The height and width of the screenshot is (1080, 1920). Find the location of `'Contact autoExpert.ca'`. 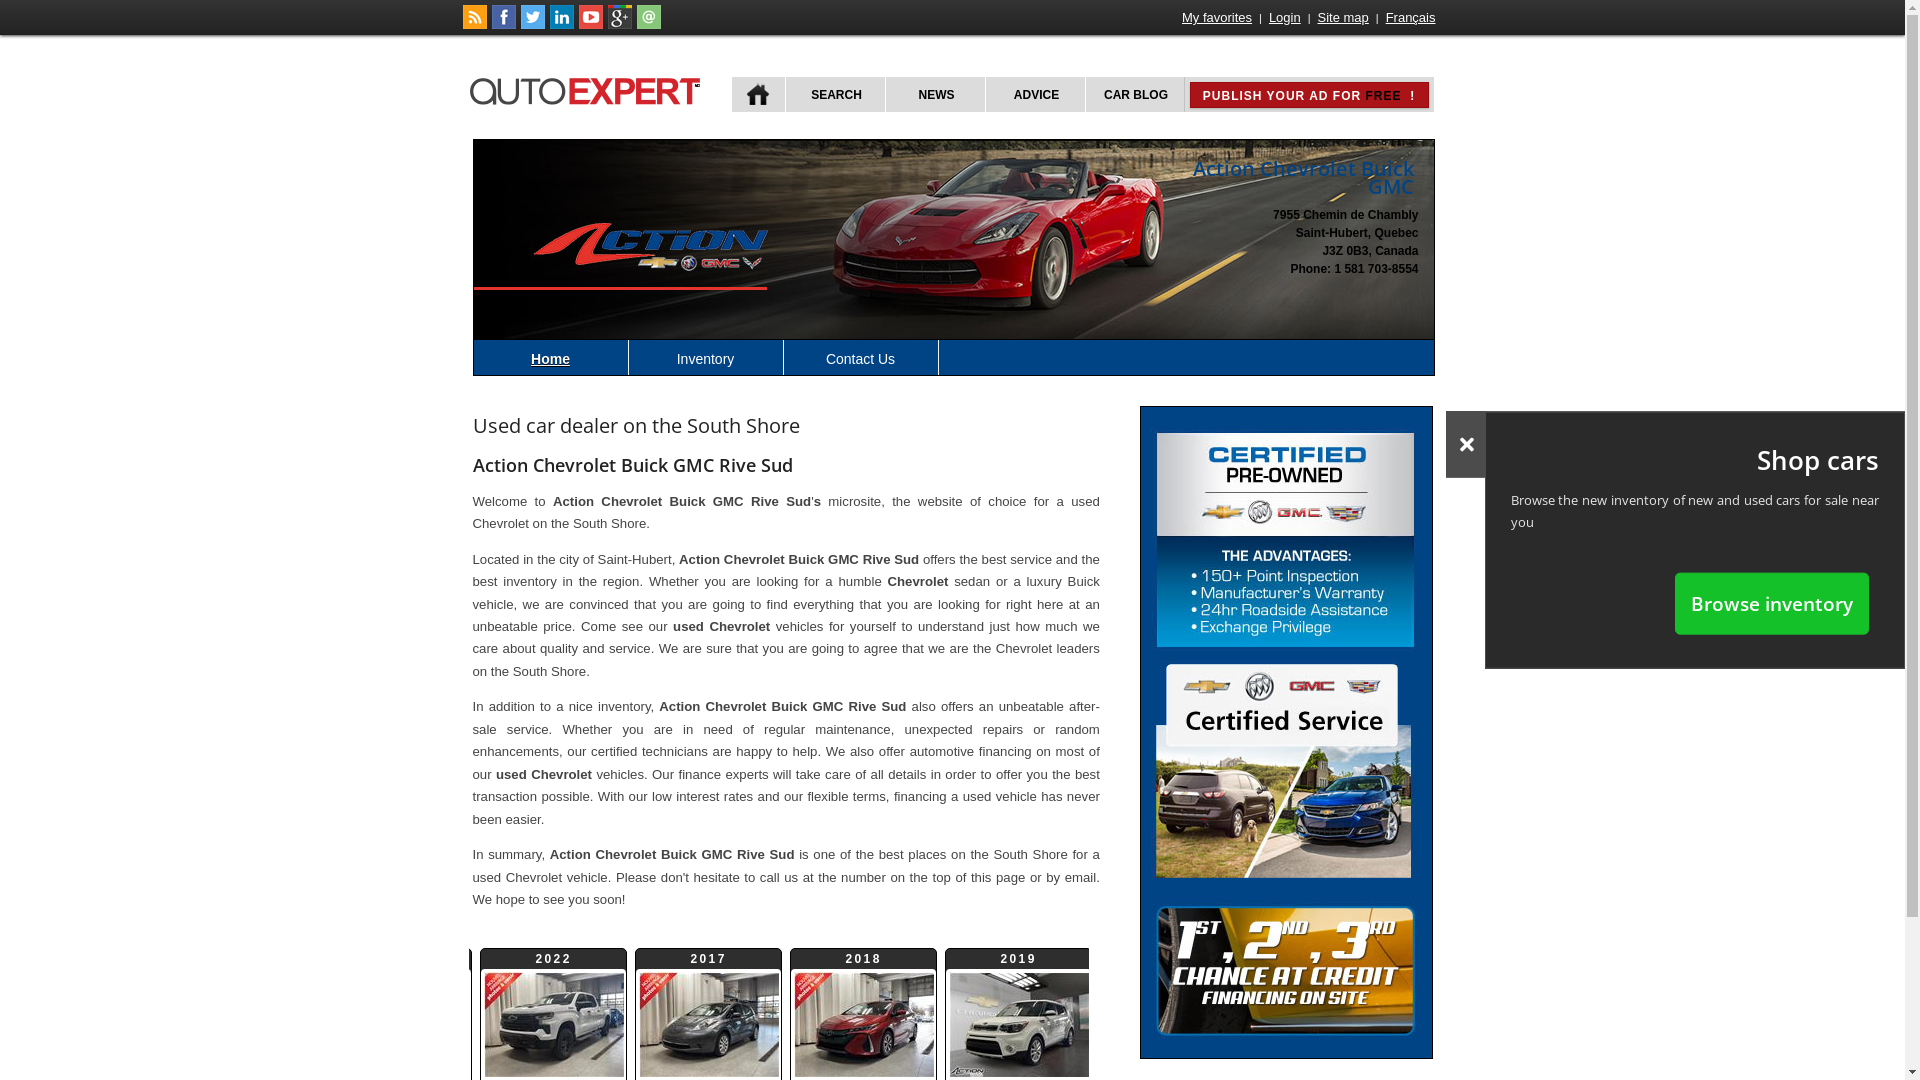

'Contact autoExpert.ca' is located at coordinates (648, 24).